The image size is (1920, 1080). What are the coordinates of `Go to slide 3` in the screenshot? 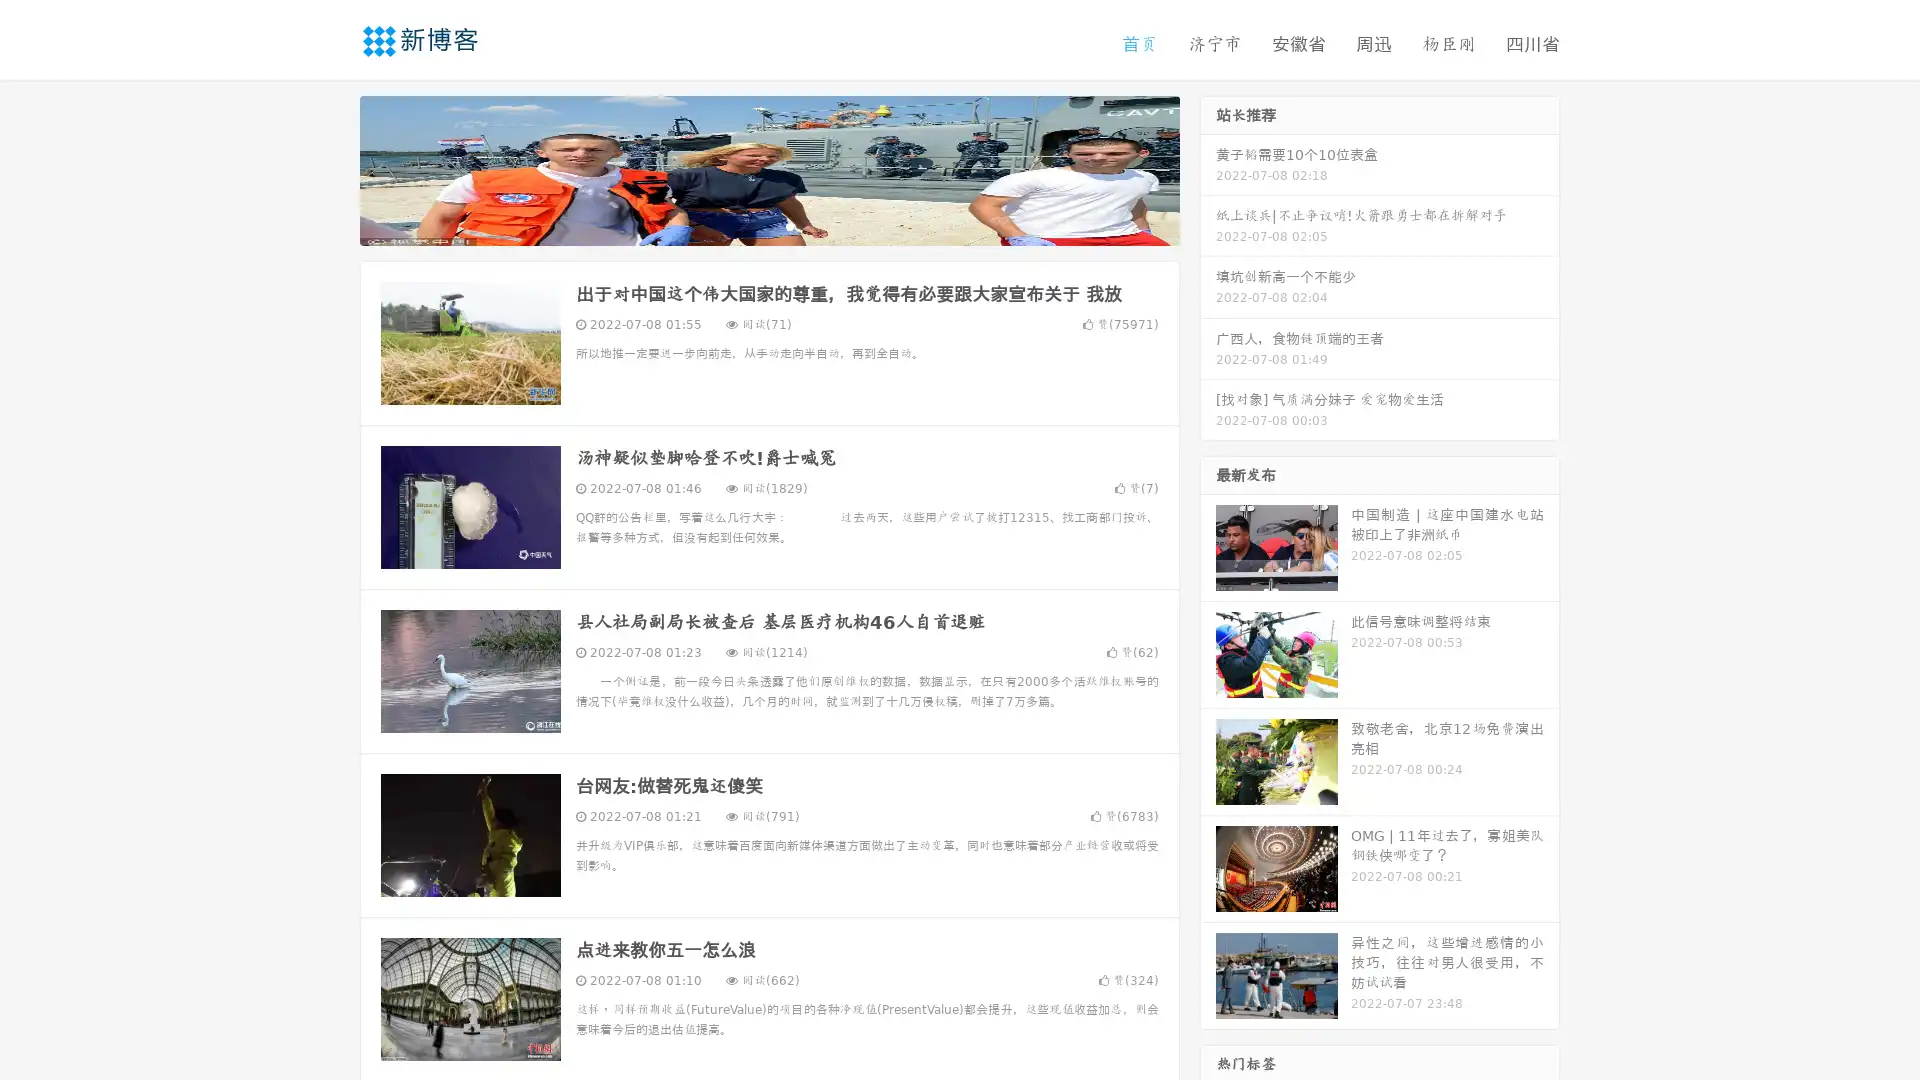 It's located at (789, 225).